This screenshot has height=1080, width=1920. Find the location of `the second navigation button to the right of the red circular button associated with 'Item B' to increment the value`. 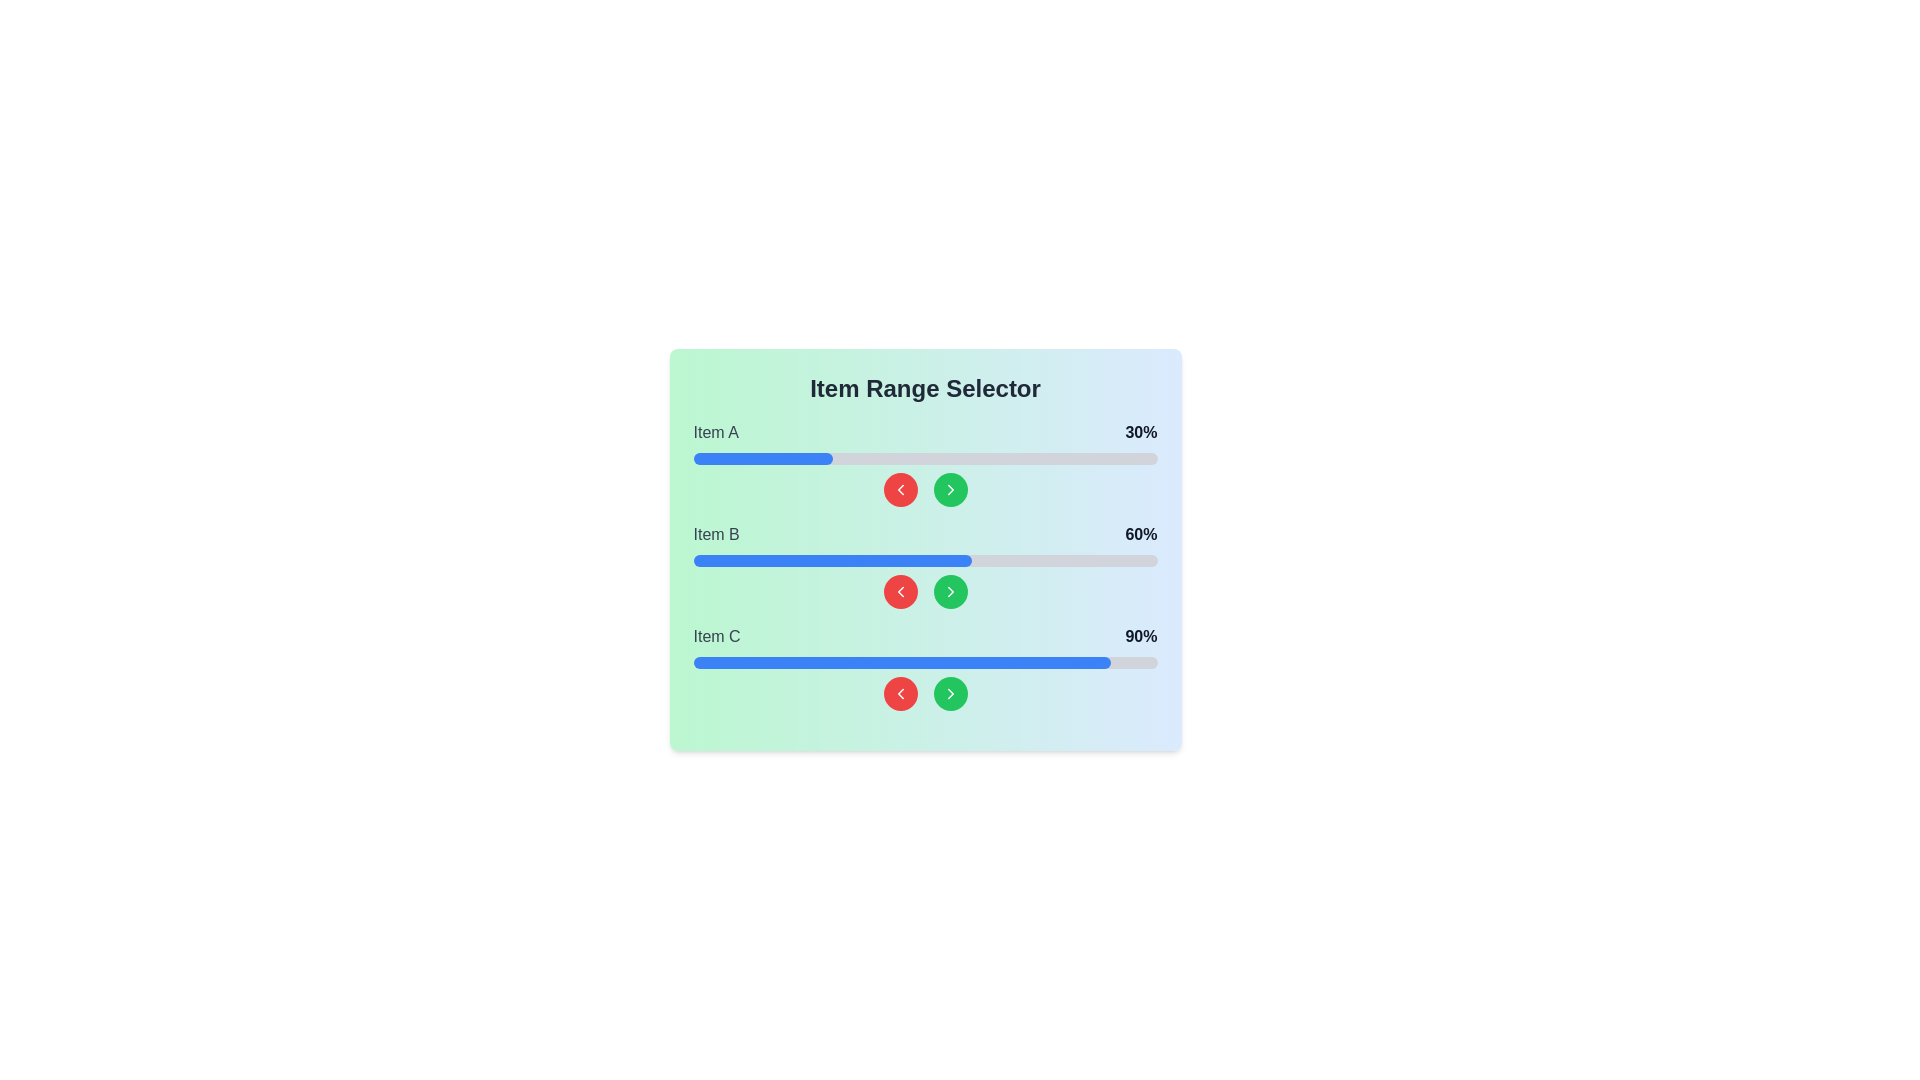

the second navigation button to the right of the red circular button associated with 'Item B' to increment the value is located at coordinates (949, 590).